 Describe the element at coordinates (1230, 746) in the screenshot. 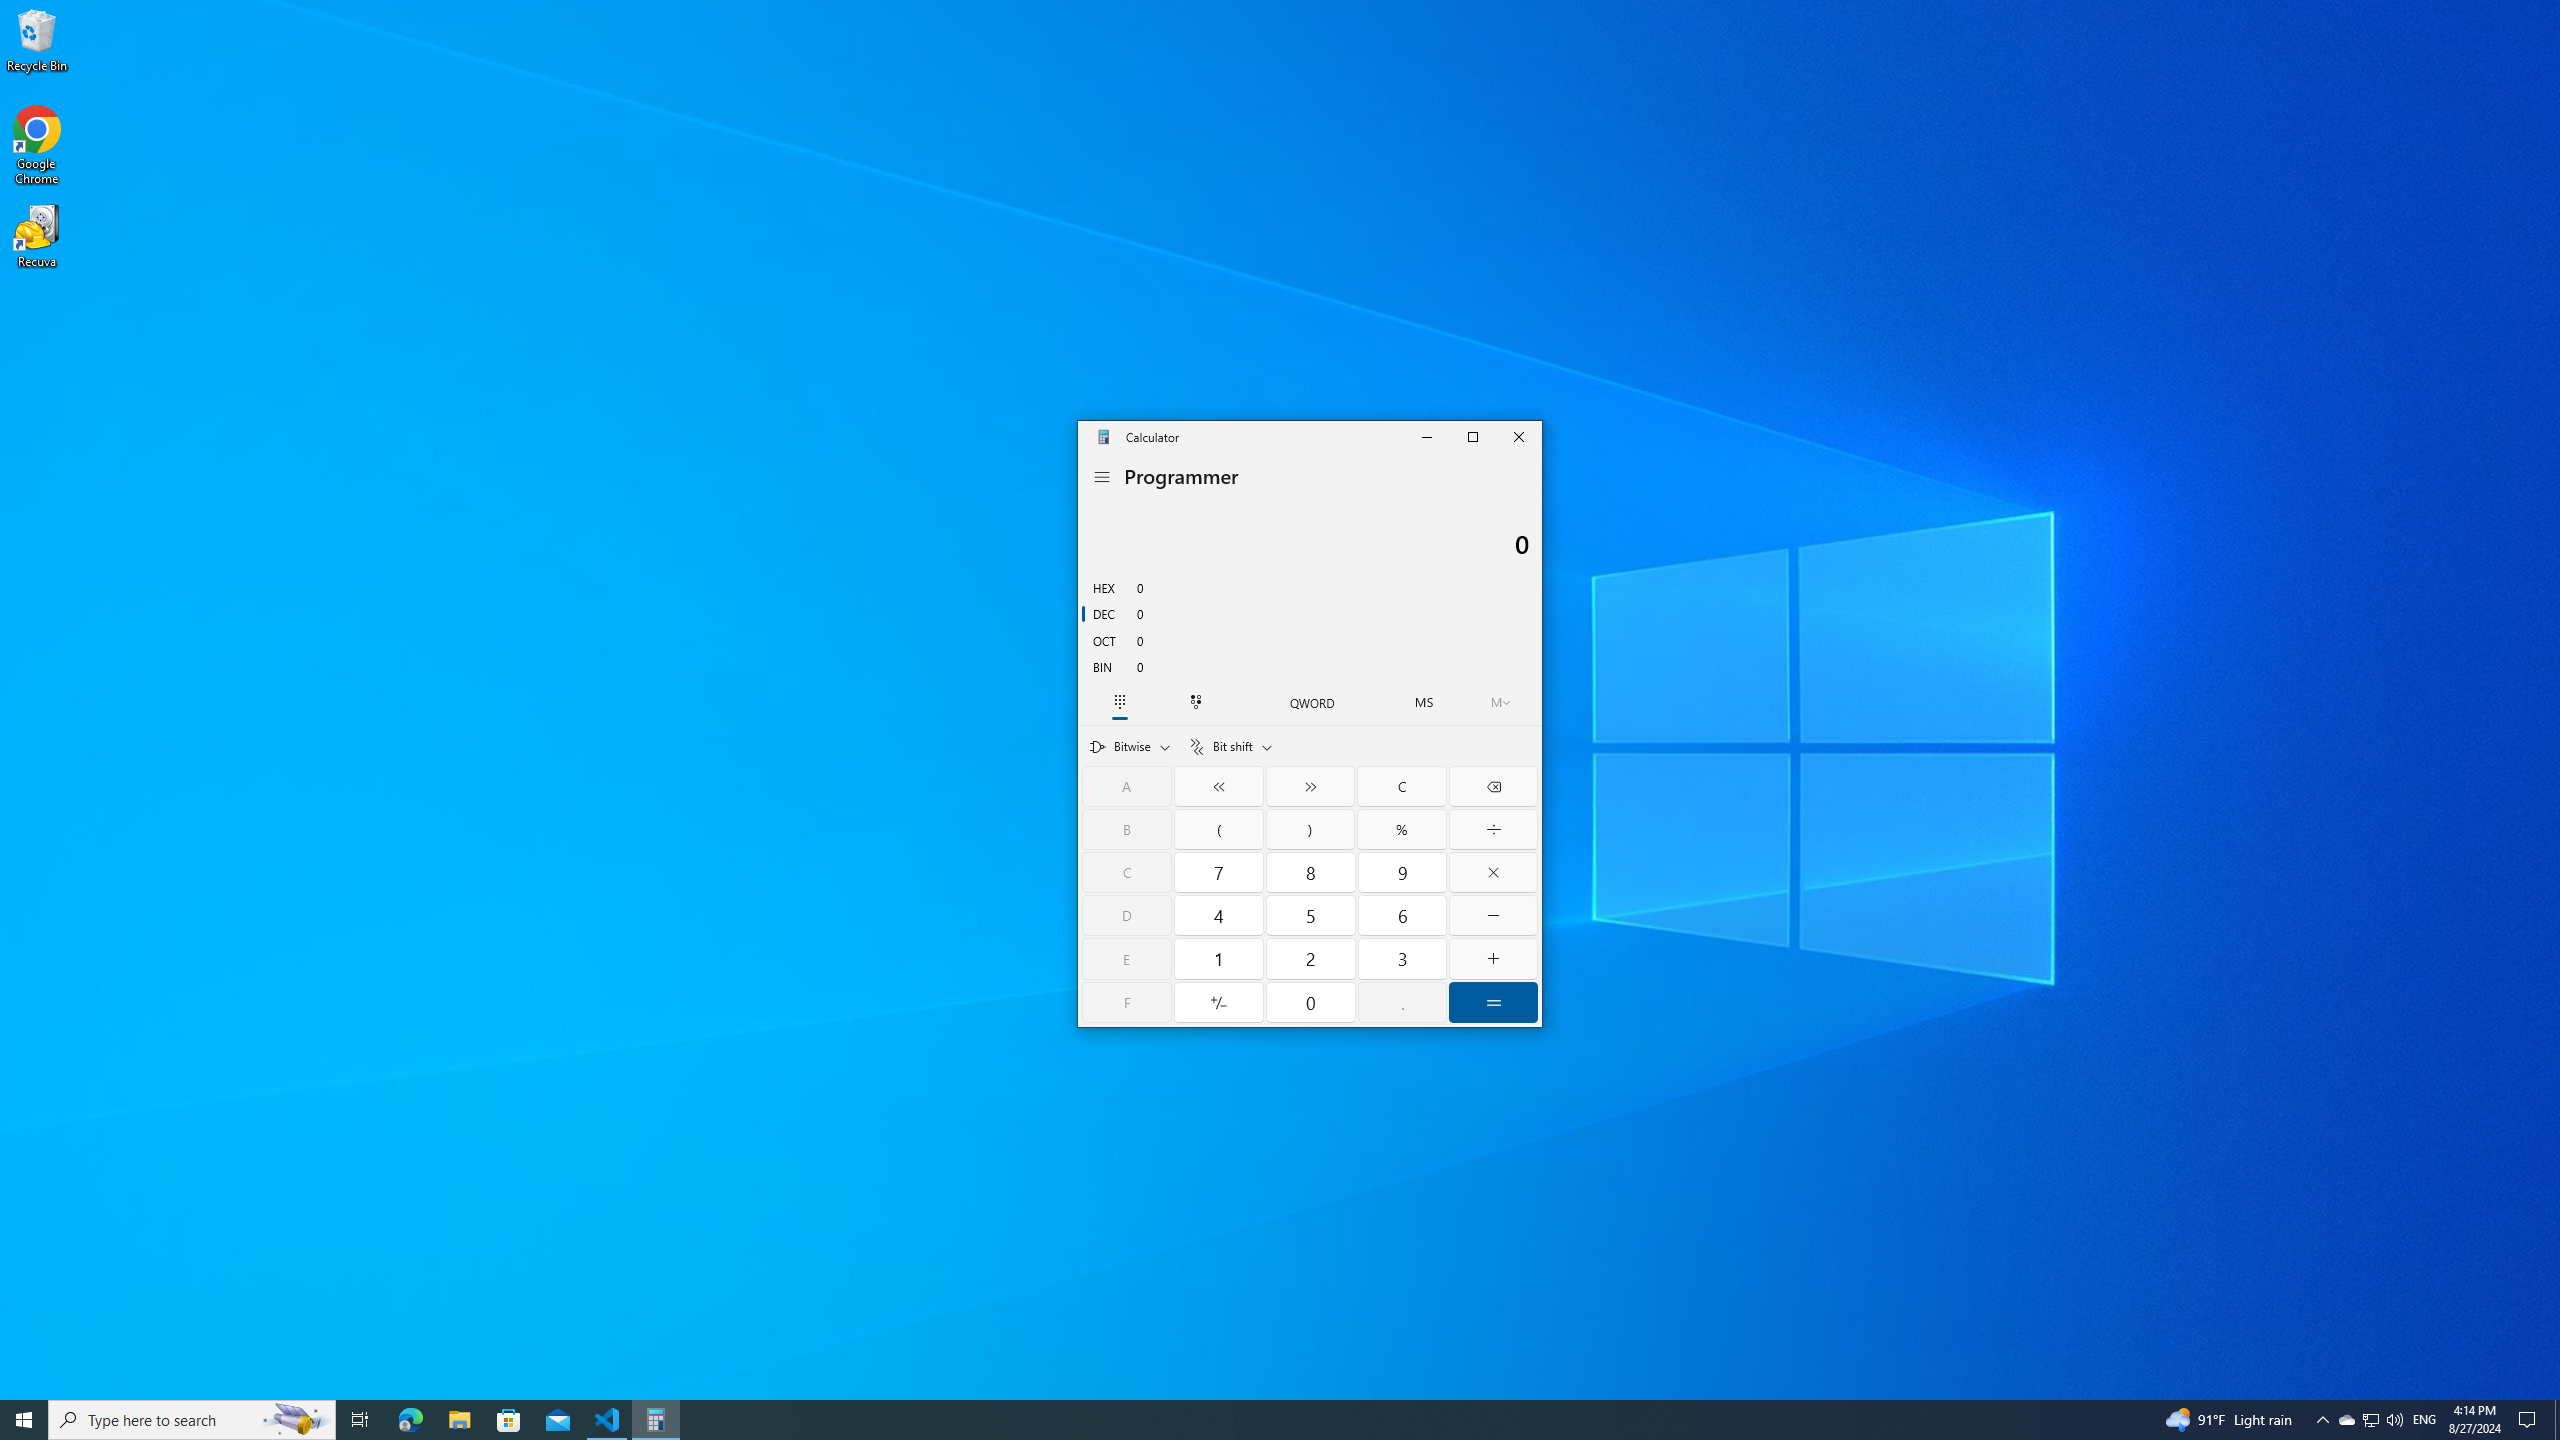

I see `'Bitshift'` at that location.